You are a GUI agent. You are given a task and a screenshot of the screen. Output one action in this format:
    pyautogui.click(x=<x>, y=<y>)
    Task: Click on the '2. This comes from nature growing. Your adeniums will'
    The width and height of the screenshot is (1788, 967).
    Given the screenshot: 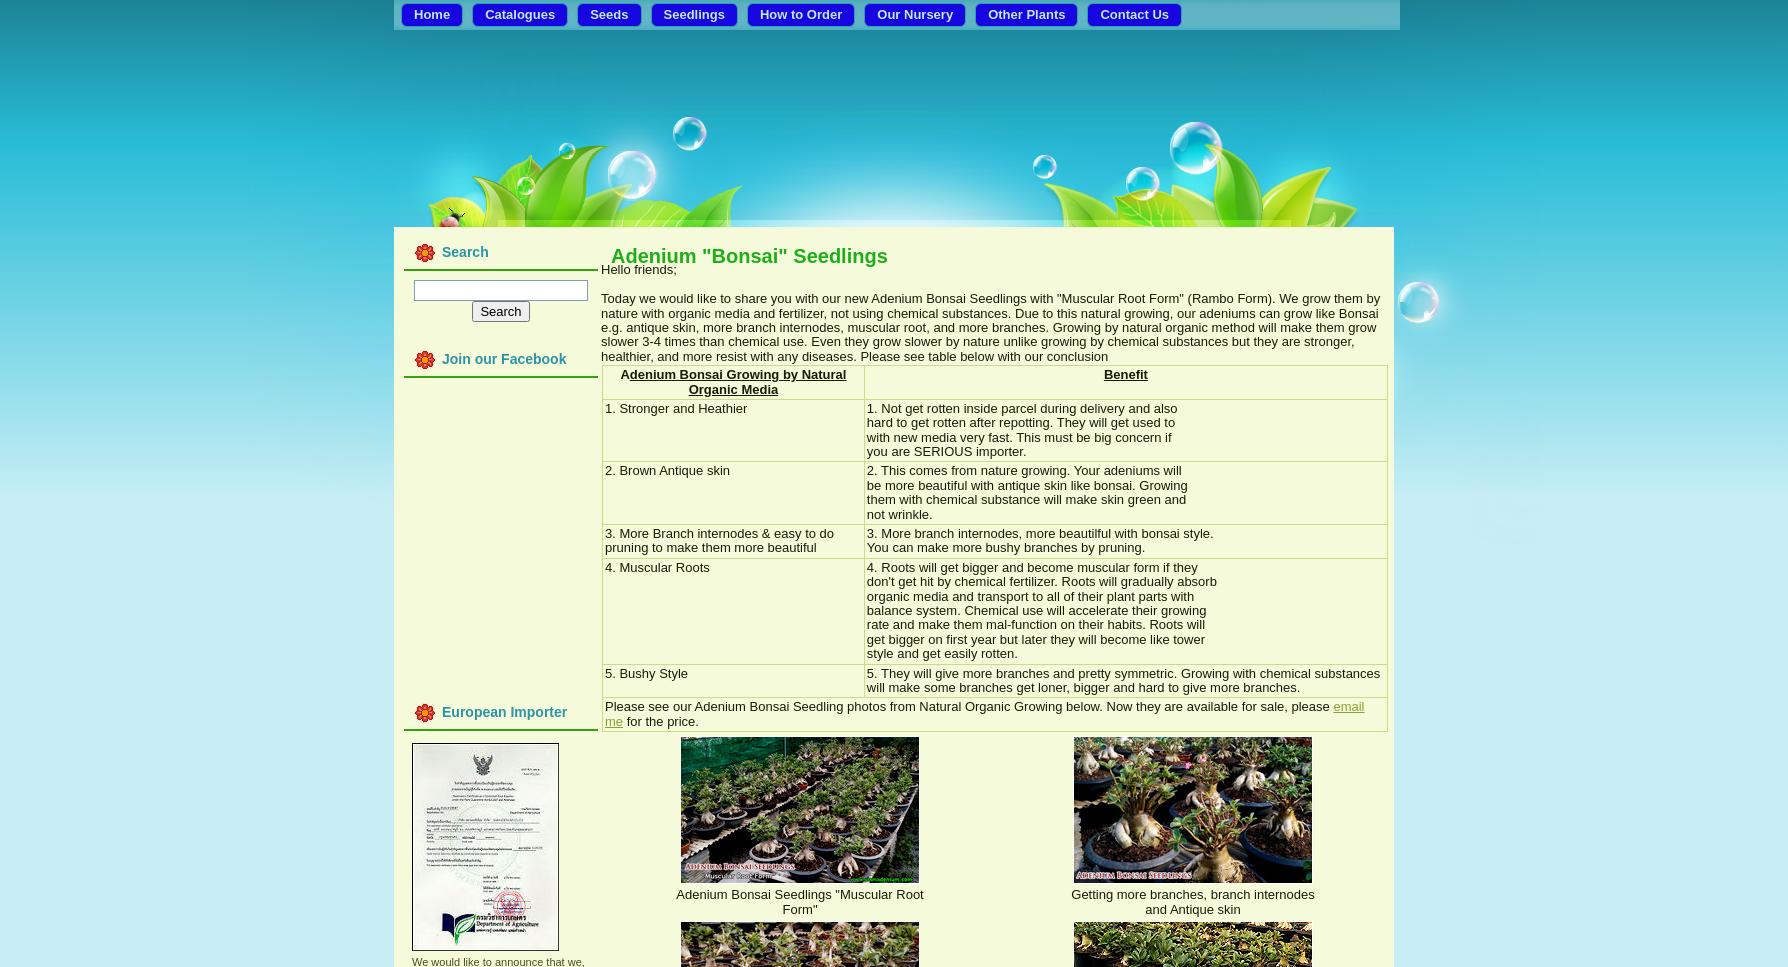 What is the action you would take?
    pyautogui.click(x=1023, y=470)
    